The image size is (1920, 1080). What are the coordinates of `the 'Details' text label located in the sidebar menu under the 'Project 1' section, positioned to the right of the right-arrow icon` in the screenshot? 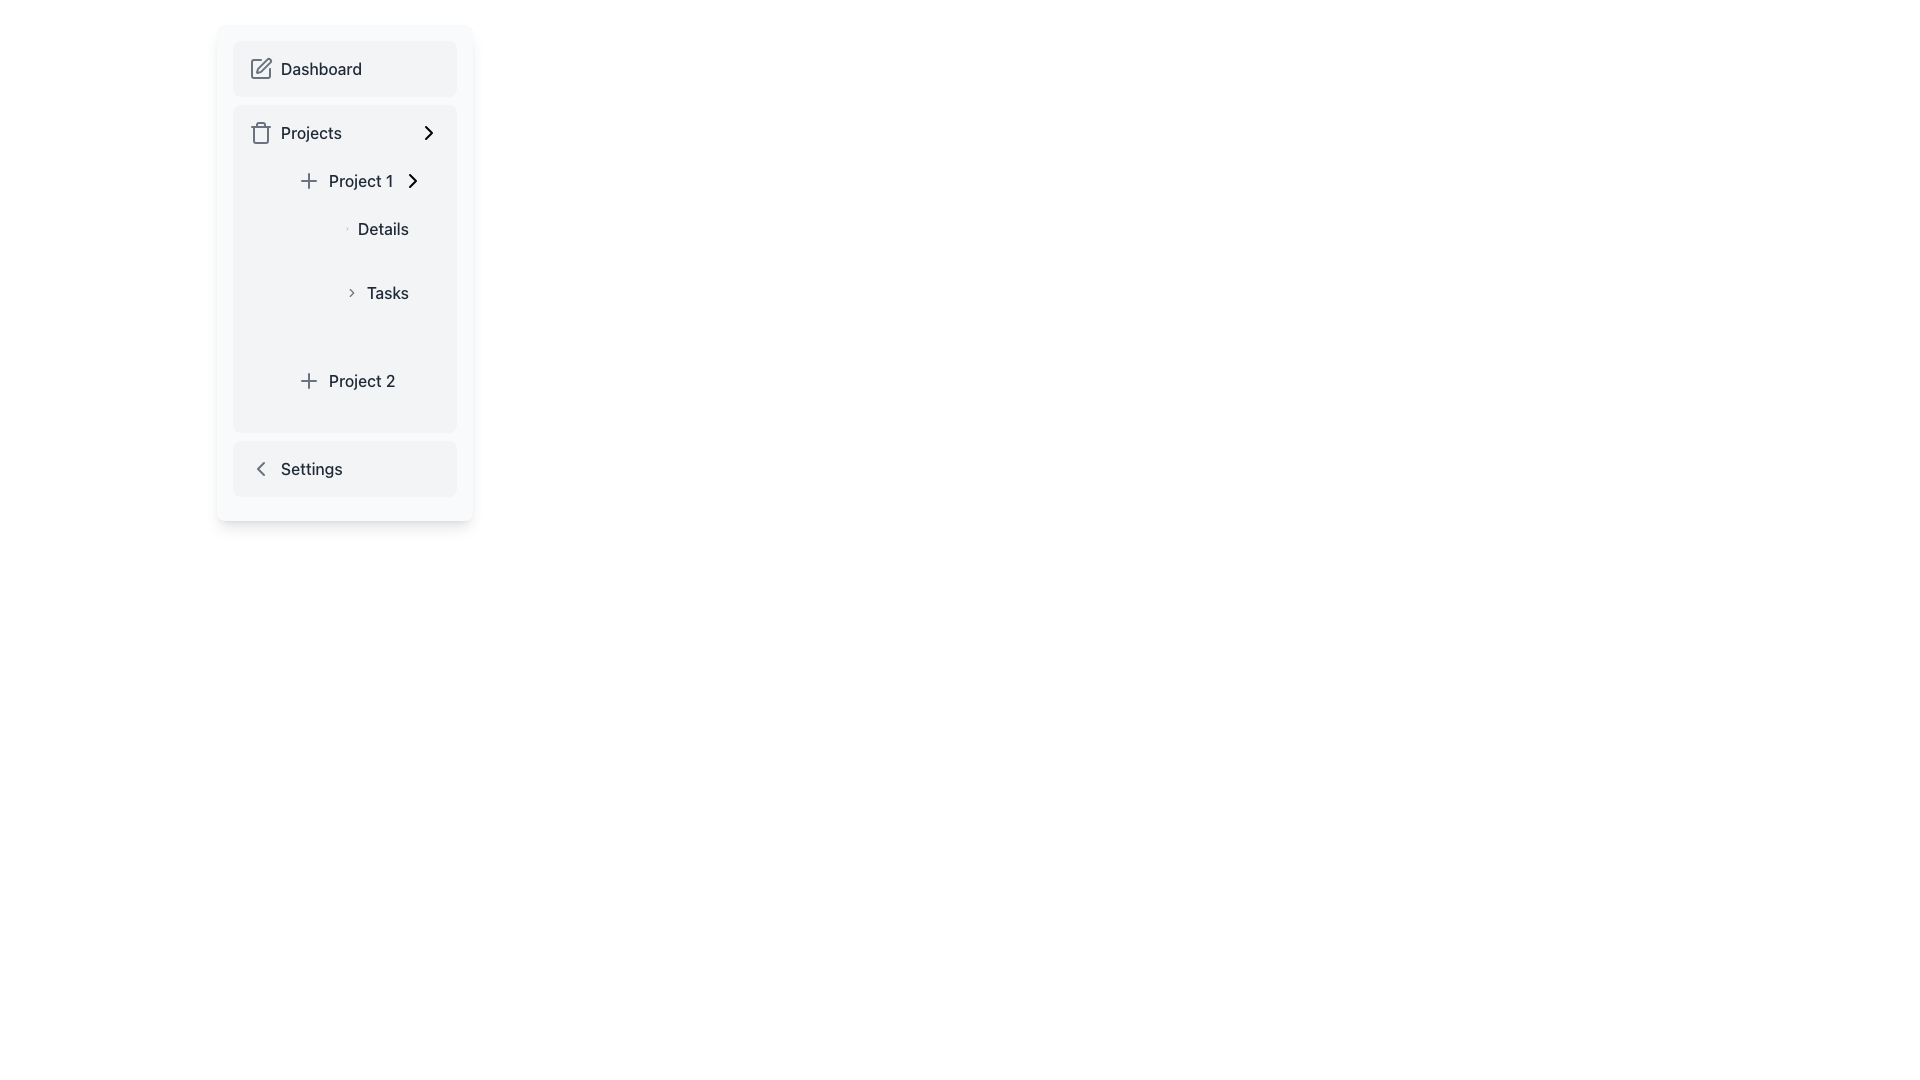 It's located at (383, 227).